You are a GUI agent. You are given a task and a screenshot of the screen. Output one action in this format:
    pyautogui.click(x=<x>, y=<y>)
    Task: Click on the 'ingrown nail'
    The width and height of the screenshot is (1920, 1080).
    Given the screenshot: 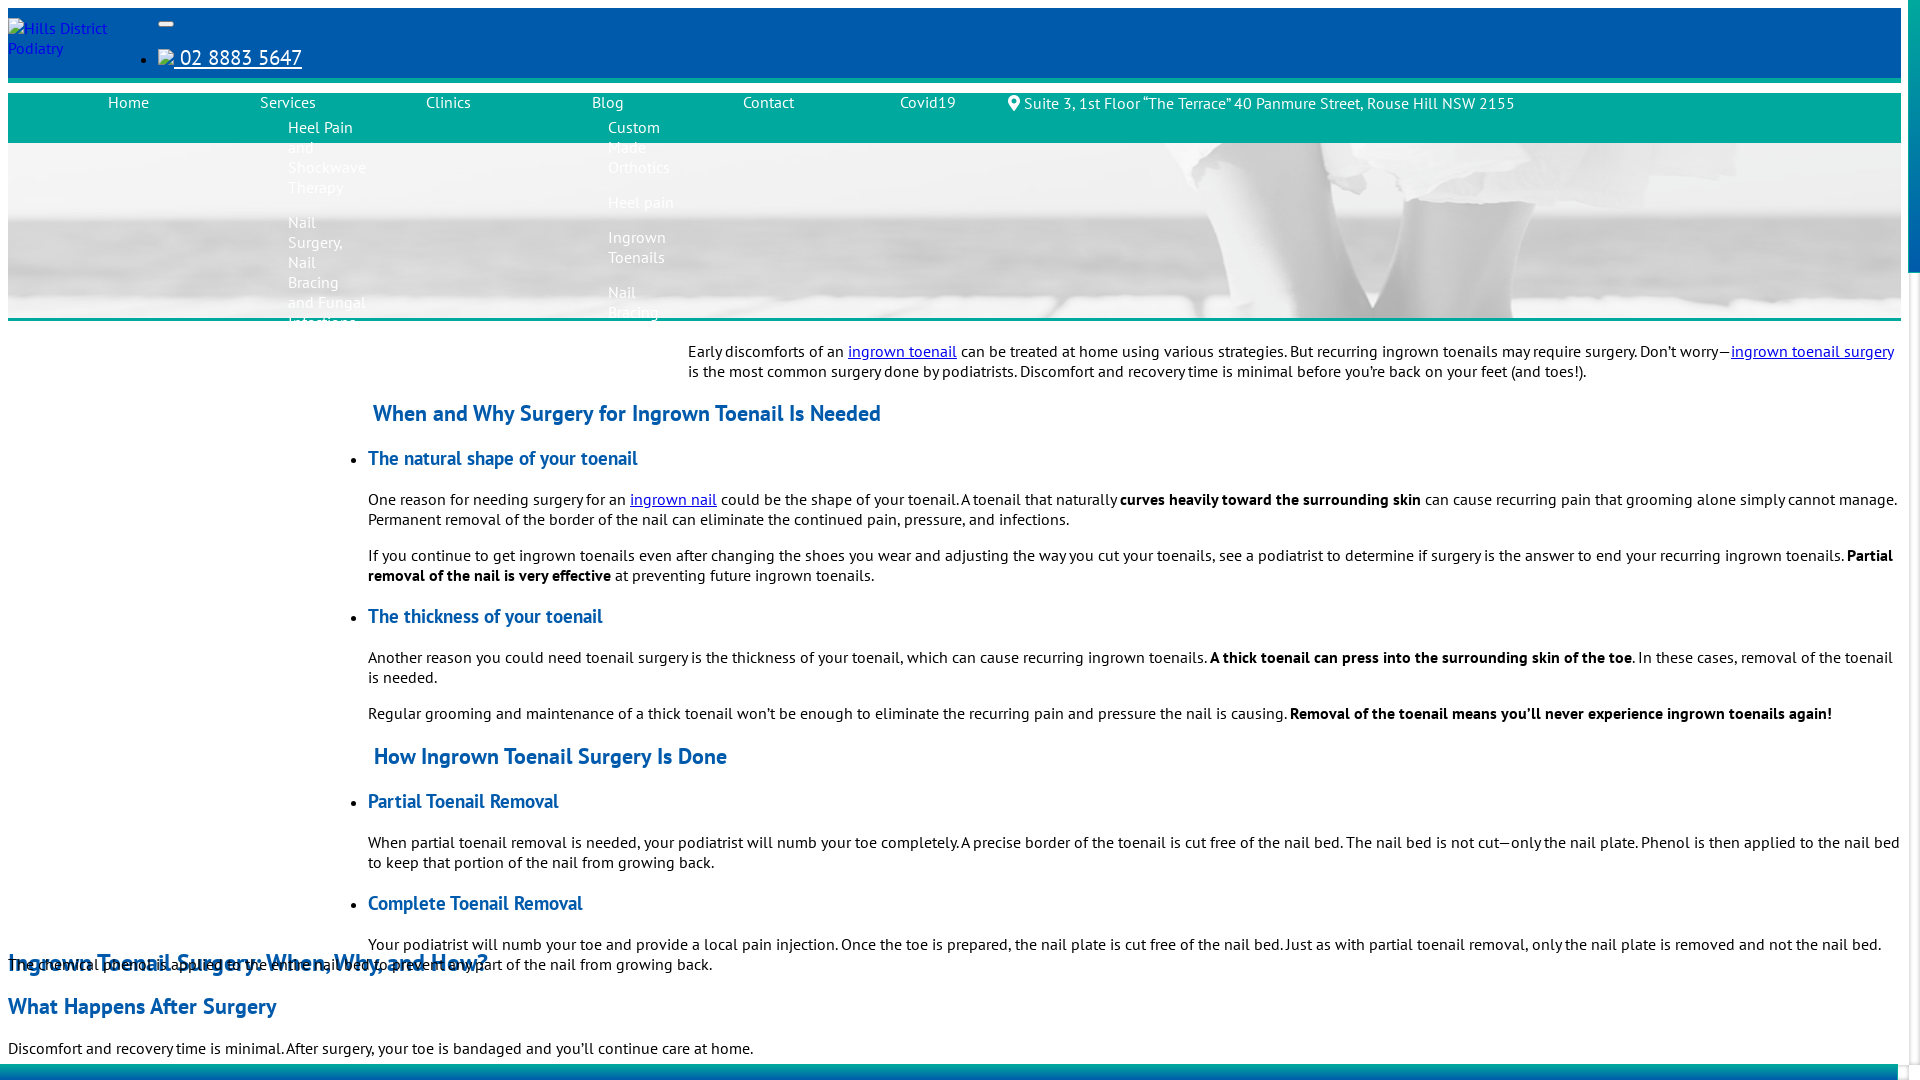 What is the action you would take?
    pyautogui.click(x=628, y=497)
    